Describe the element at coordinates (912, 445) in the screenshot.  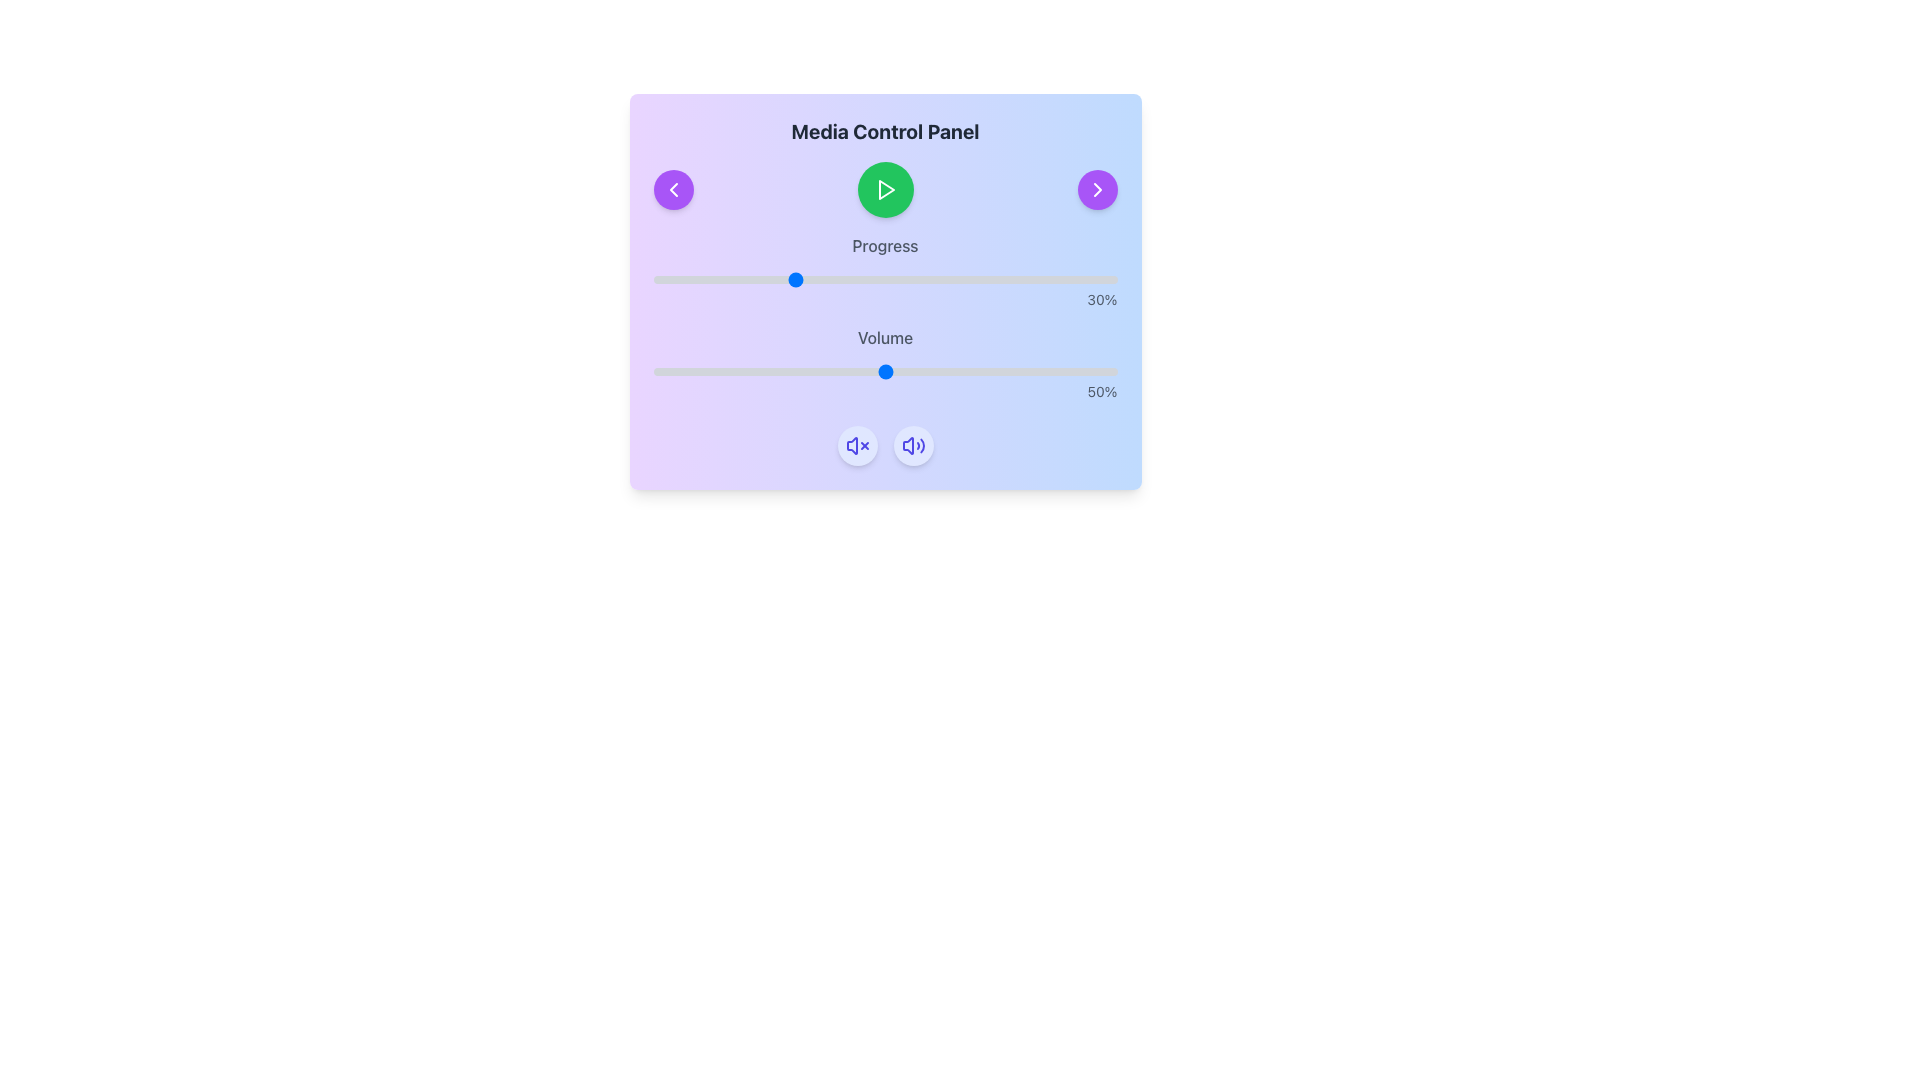
I see `the volume control button located at the bottom-right of the Media Control Panel` at that location.